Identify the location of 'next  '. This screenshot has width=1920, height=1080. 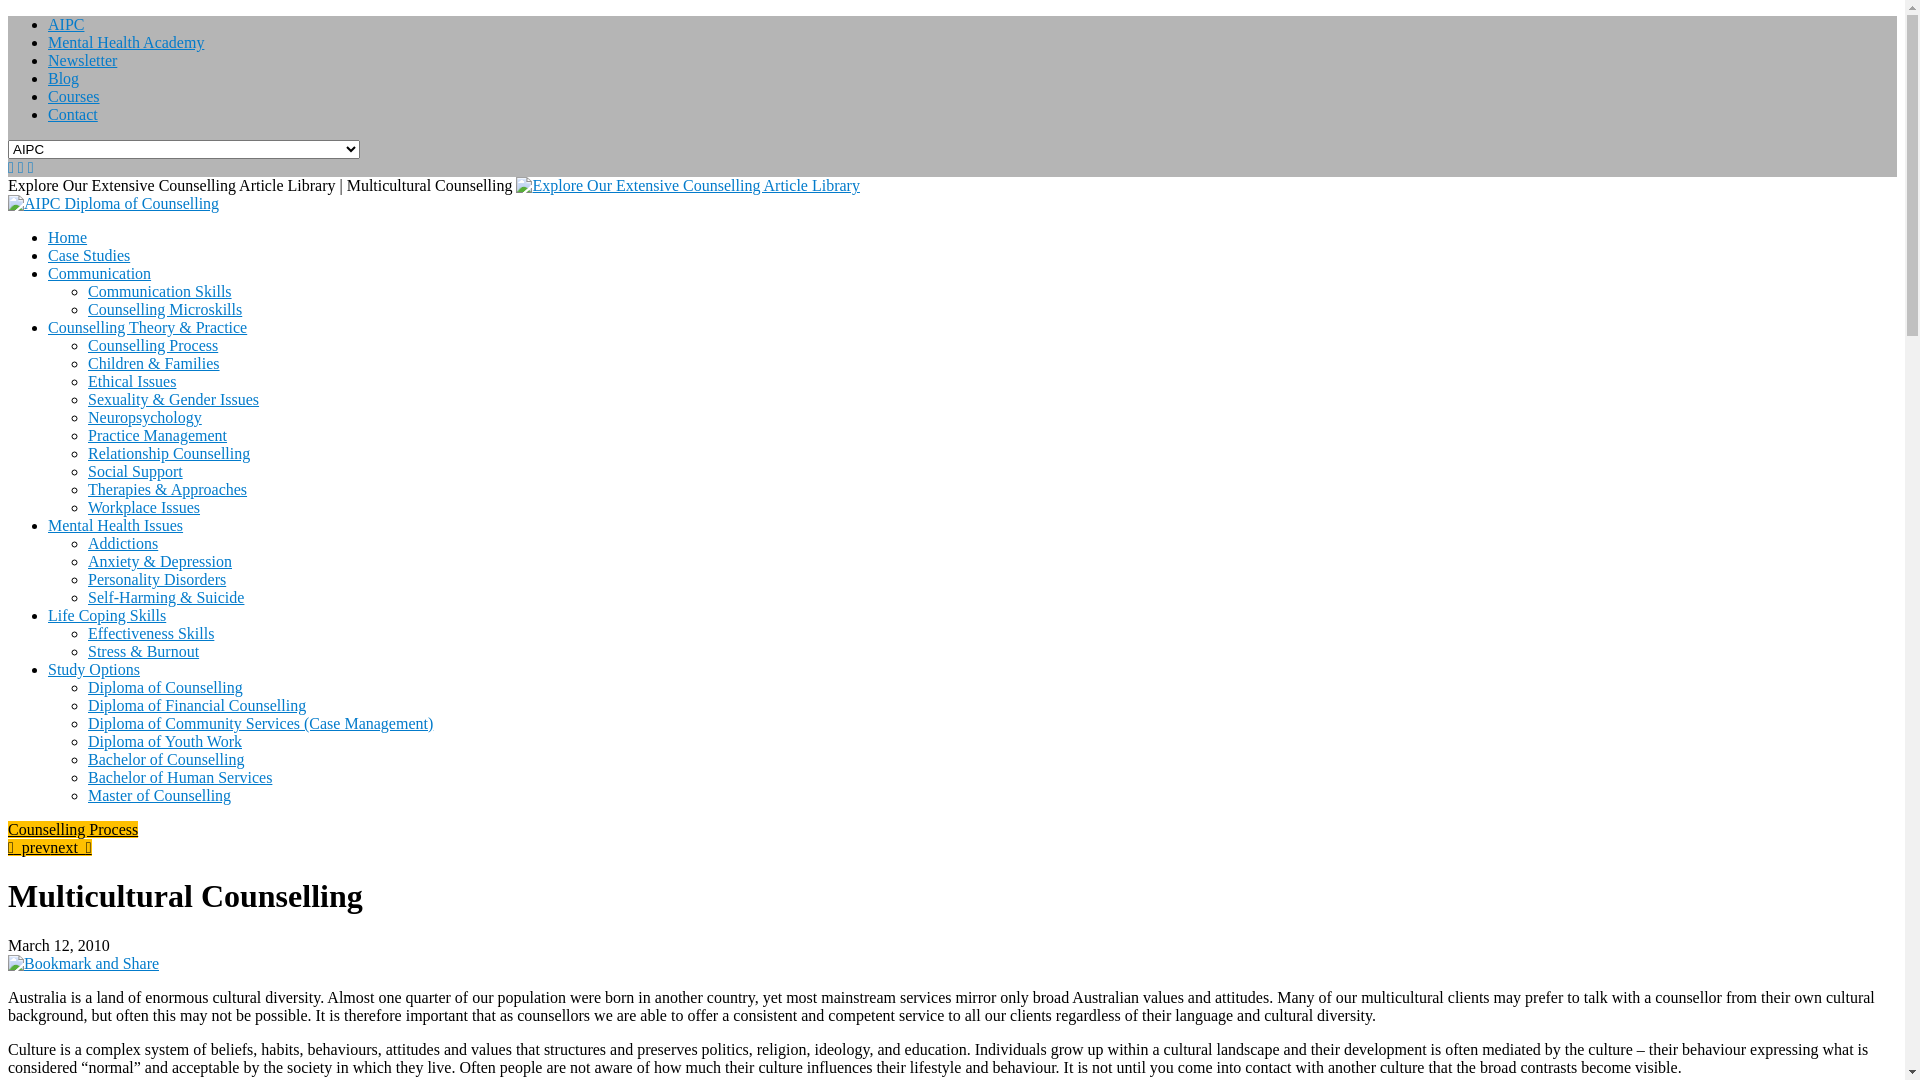
(49, 847).